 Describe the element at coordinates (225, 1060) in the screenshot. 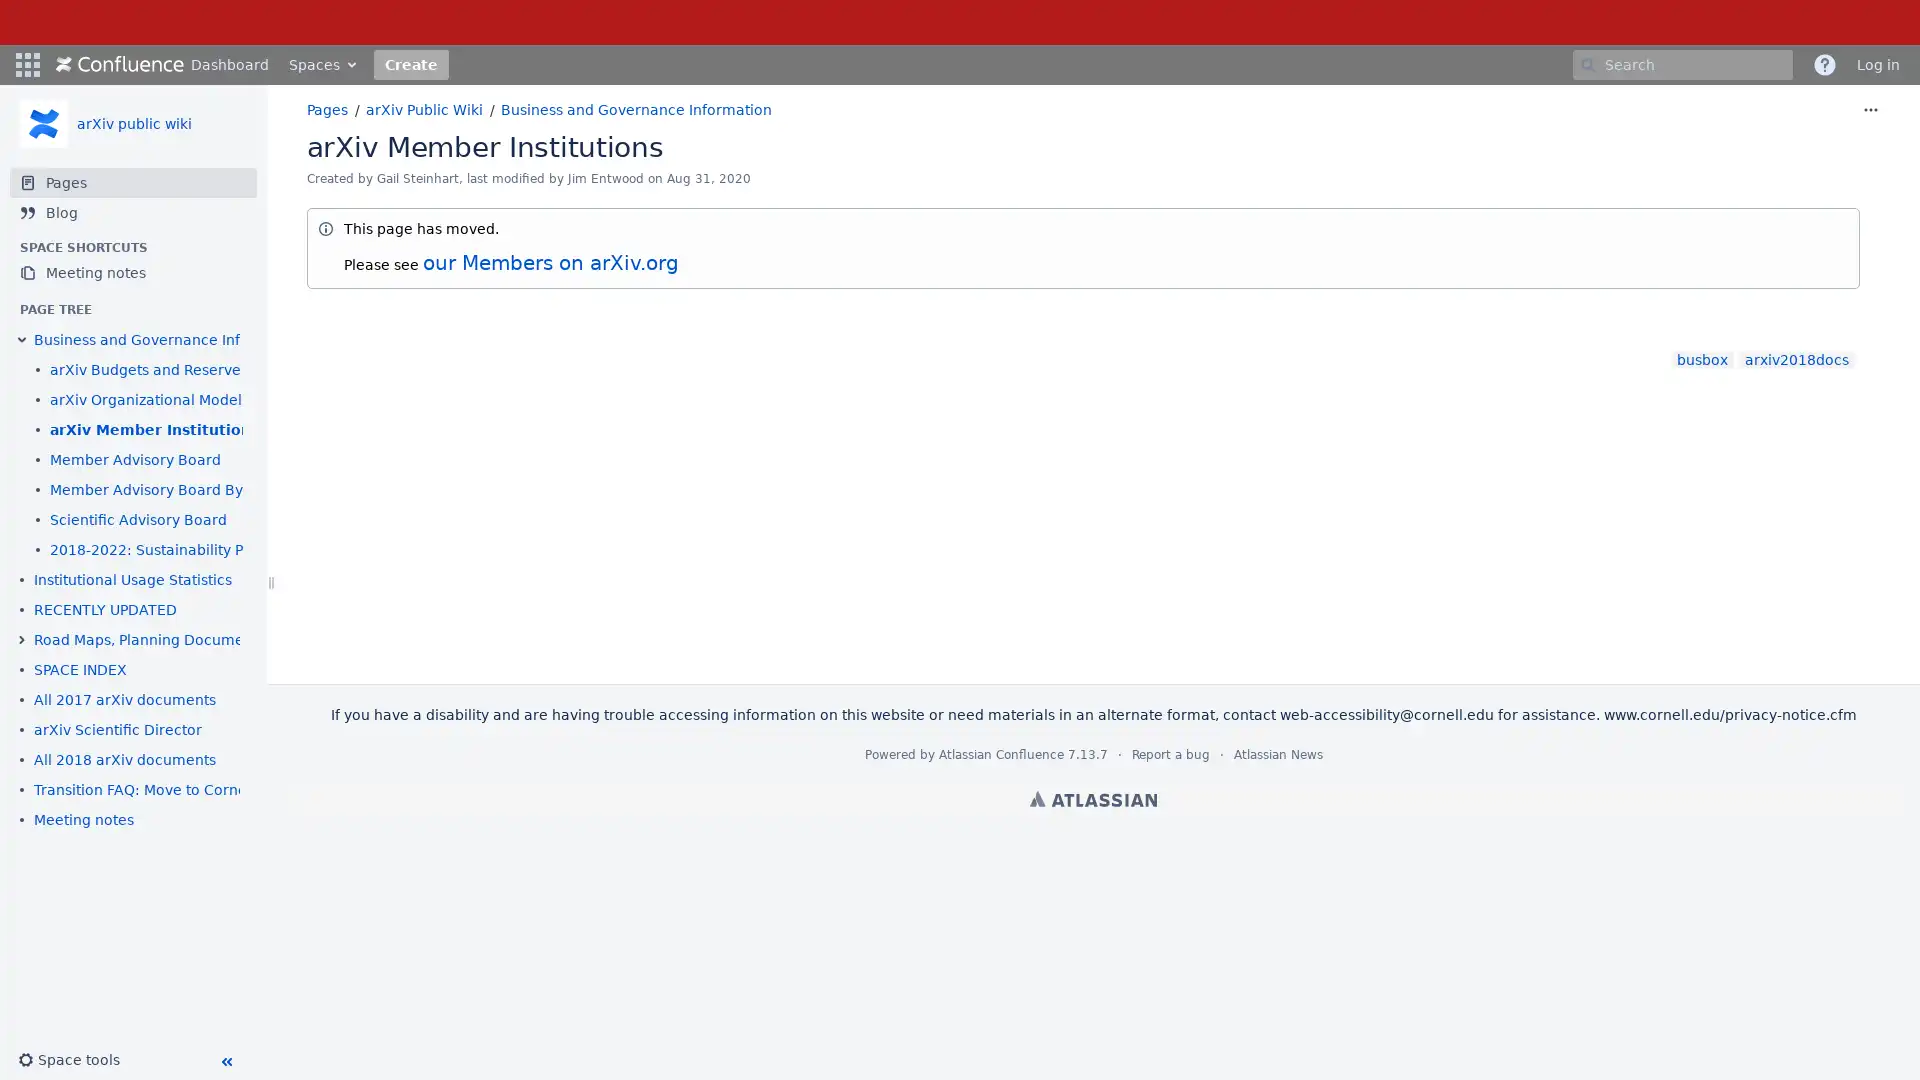

I see `Collapse sidebar ( [ )` at that location.